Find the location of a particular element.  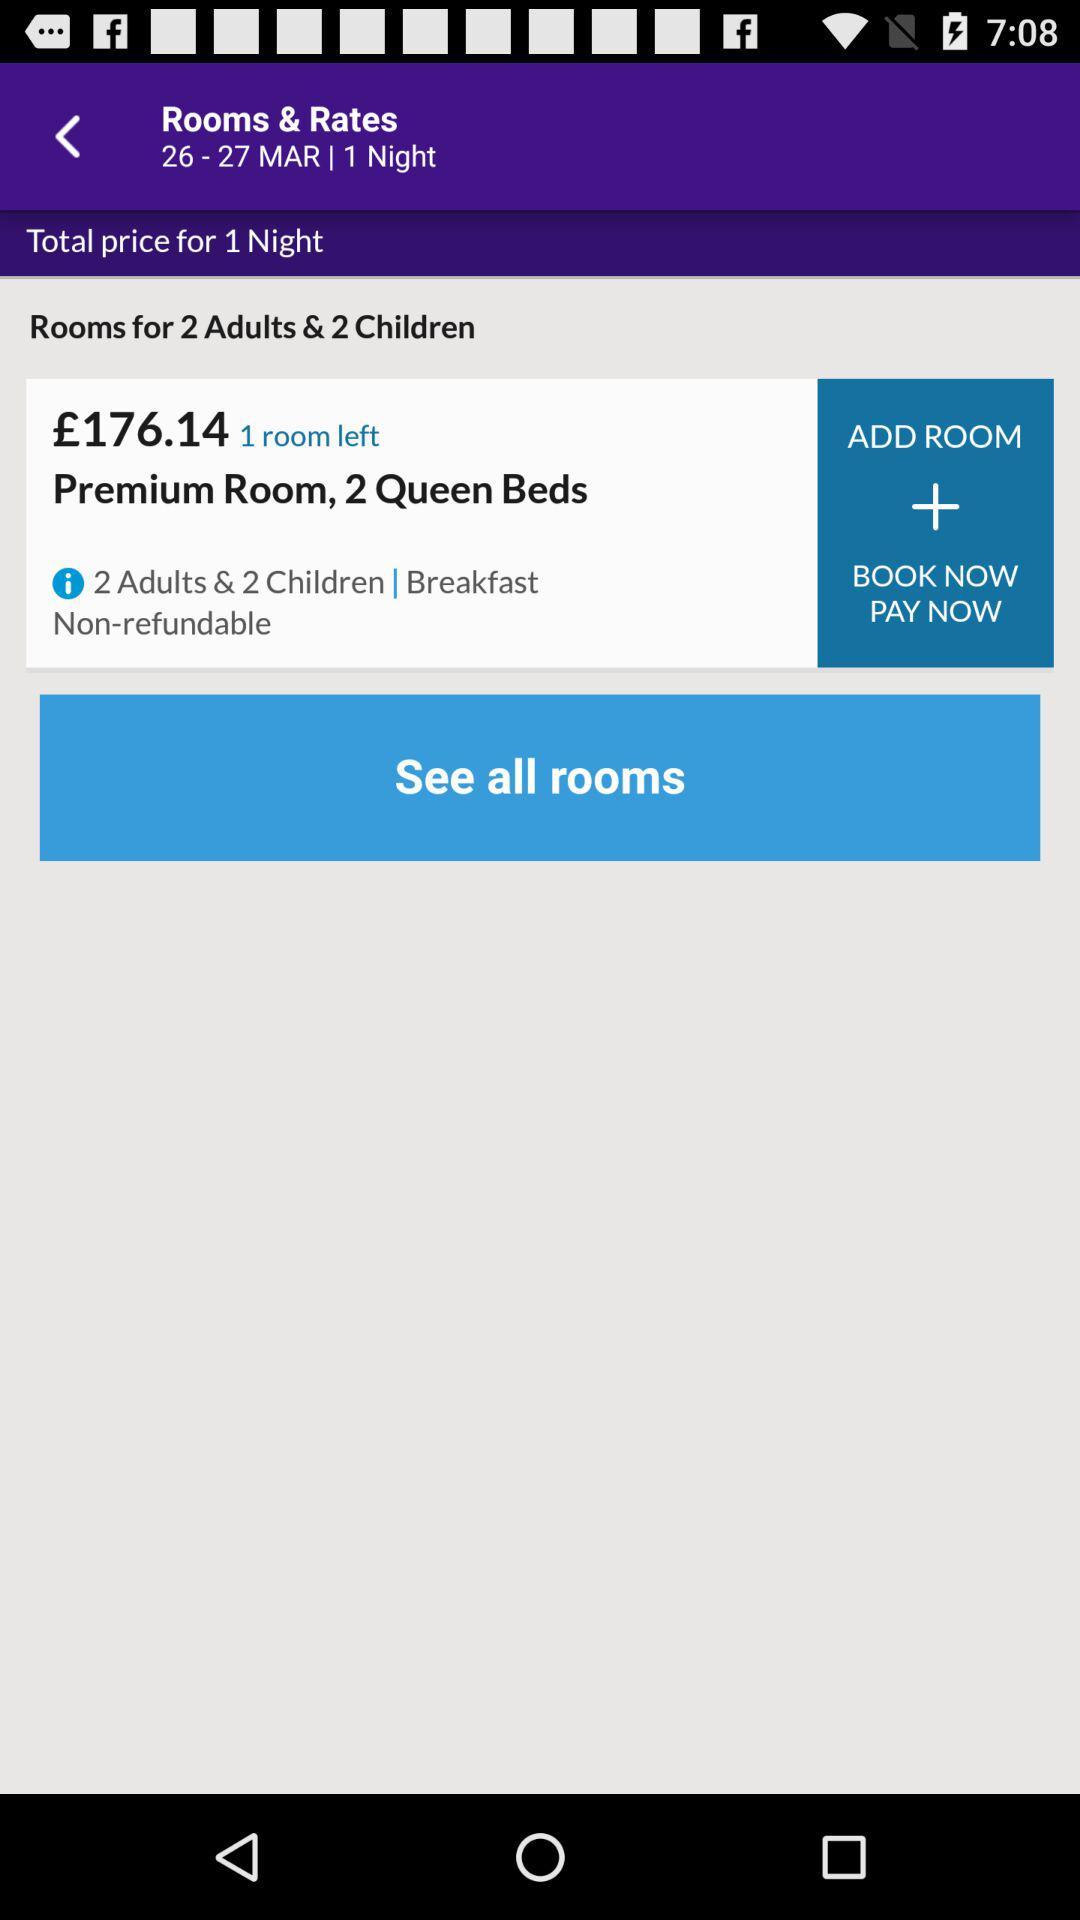

the item above non-refundable item is located at coordinates (67, 582).